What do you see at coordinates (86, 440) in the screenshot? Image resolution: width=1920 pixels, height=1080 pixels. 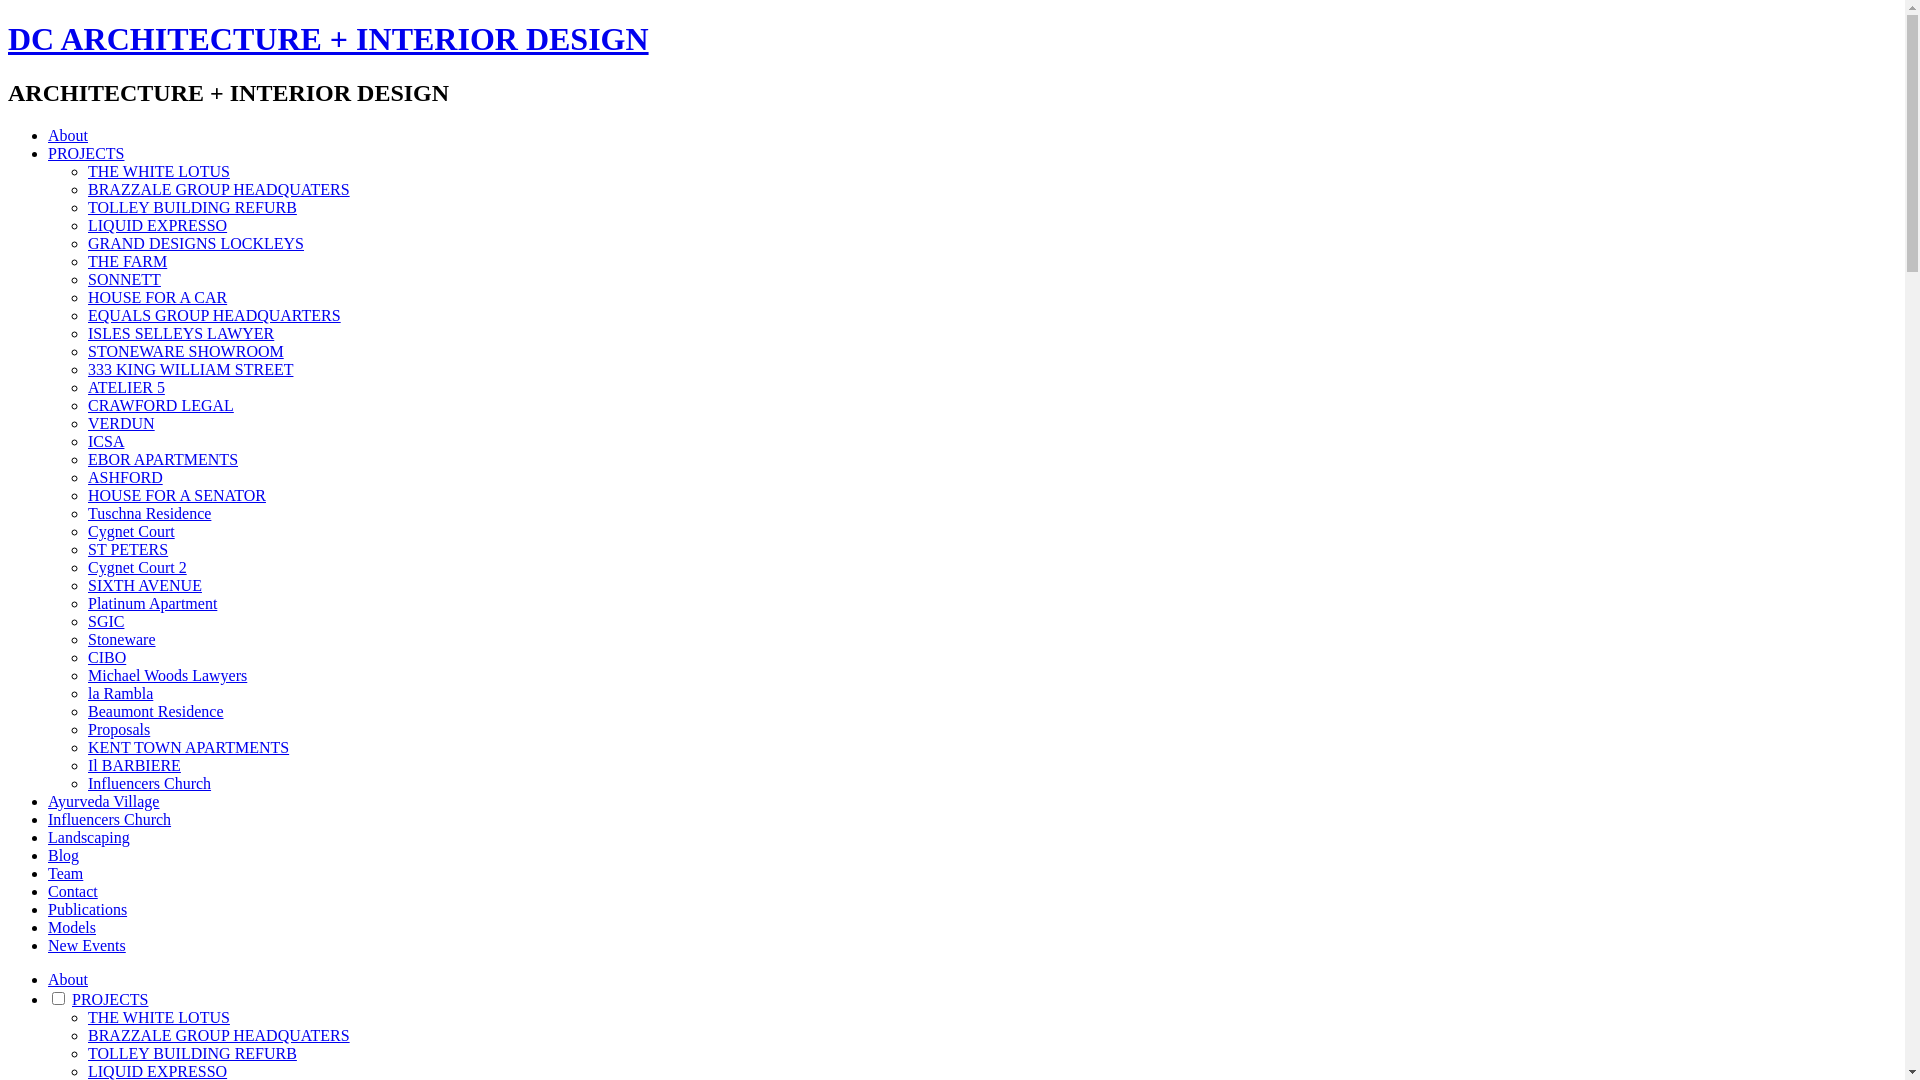 I see `'ICSA'` at bounding box center [86, 440].